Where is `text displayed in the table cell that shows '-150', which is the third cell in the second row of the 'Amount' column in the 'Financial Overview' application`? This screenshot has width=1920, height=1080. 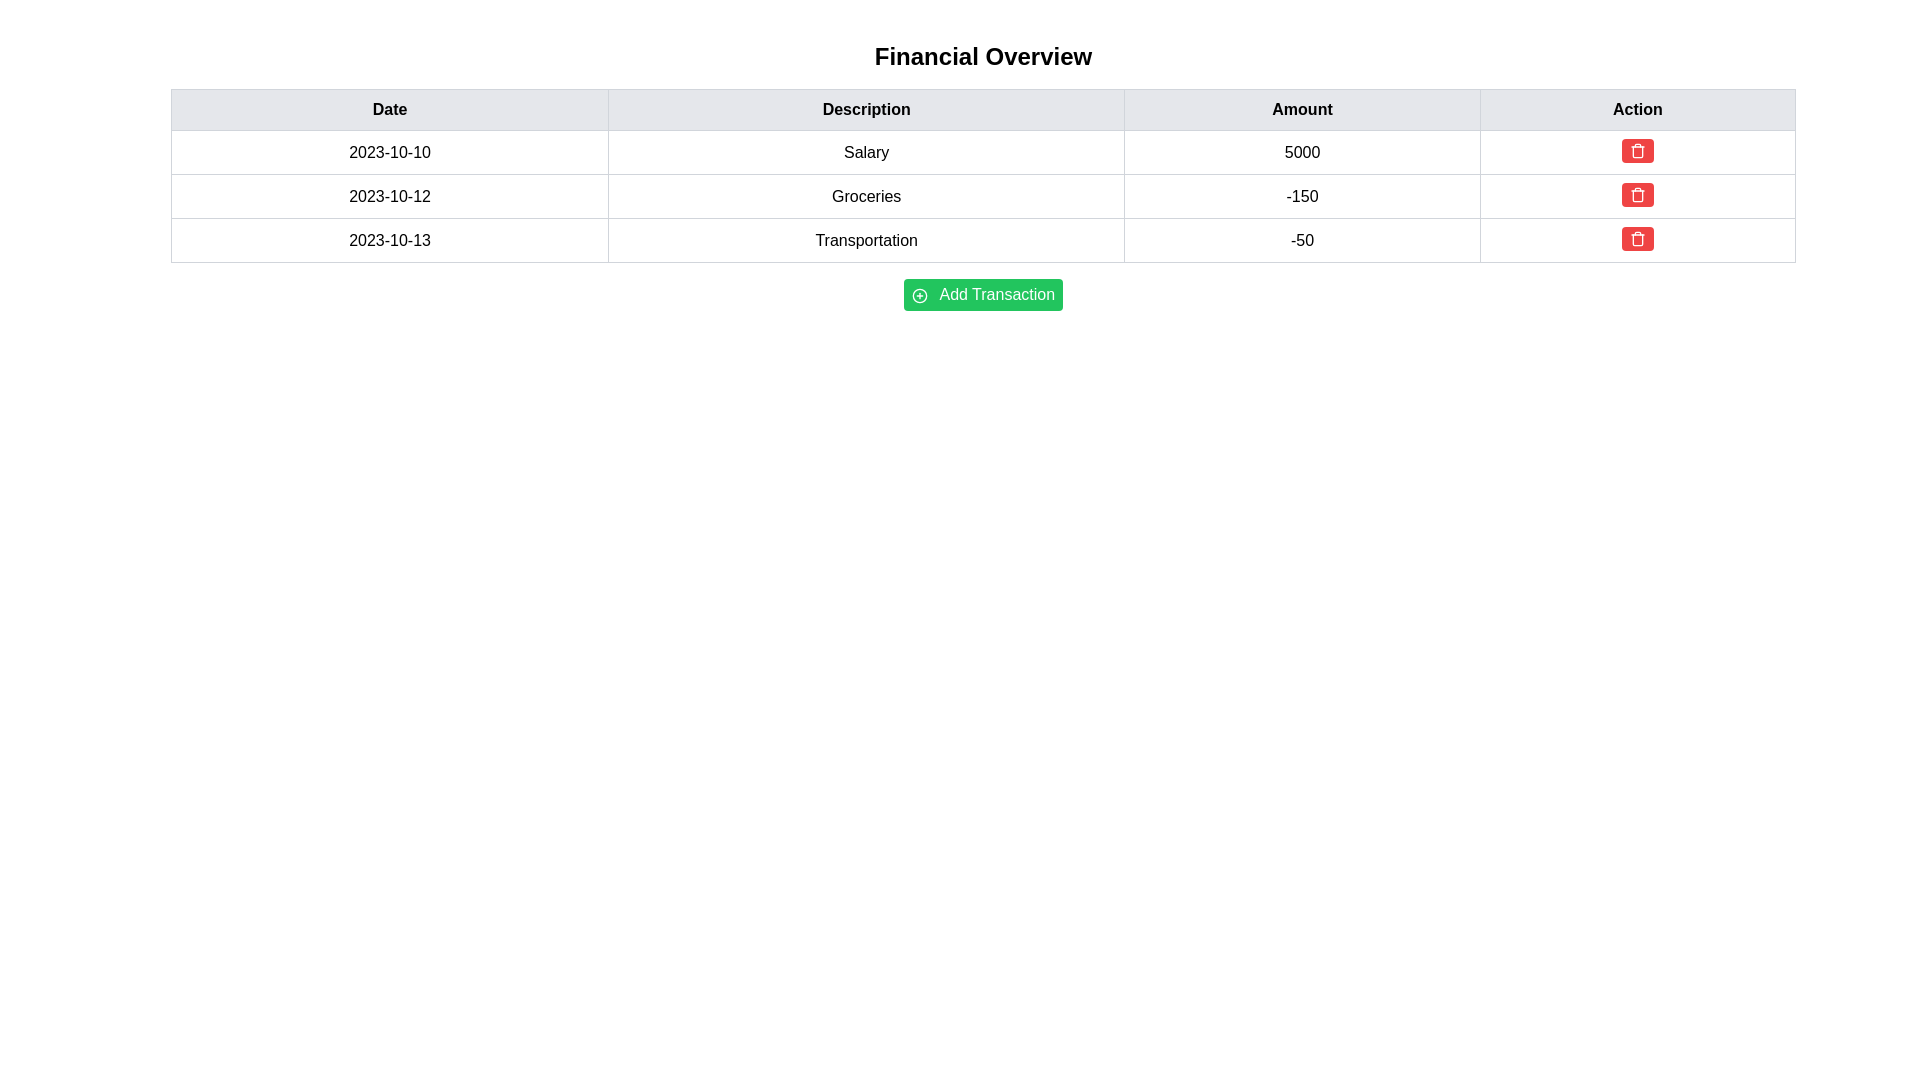 text displayed in the table cell that shows '-150', which is the third cell in the second row of the 'Amount' column in the 'Financial Overview' application is located at coordinates (1302, 196).